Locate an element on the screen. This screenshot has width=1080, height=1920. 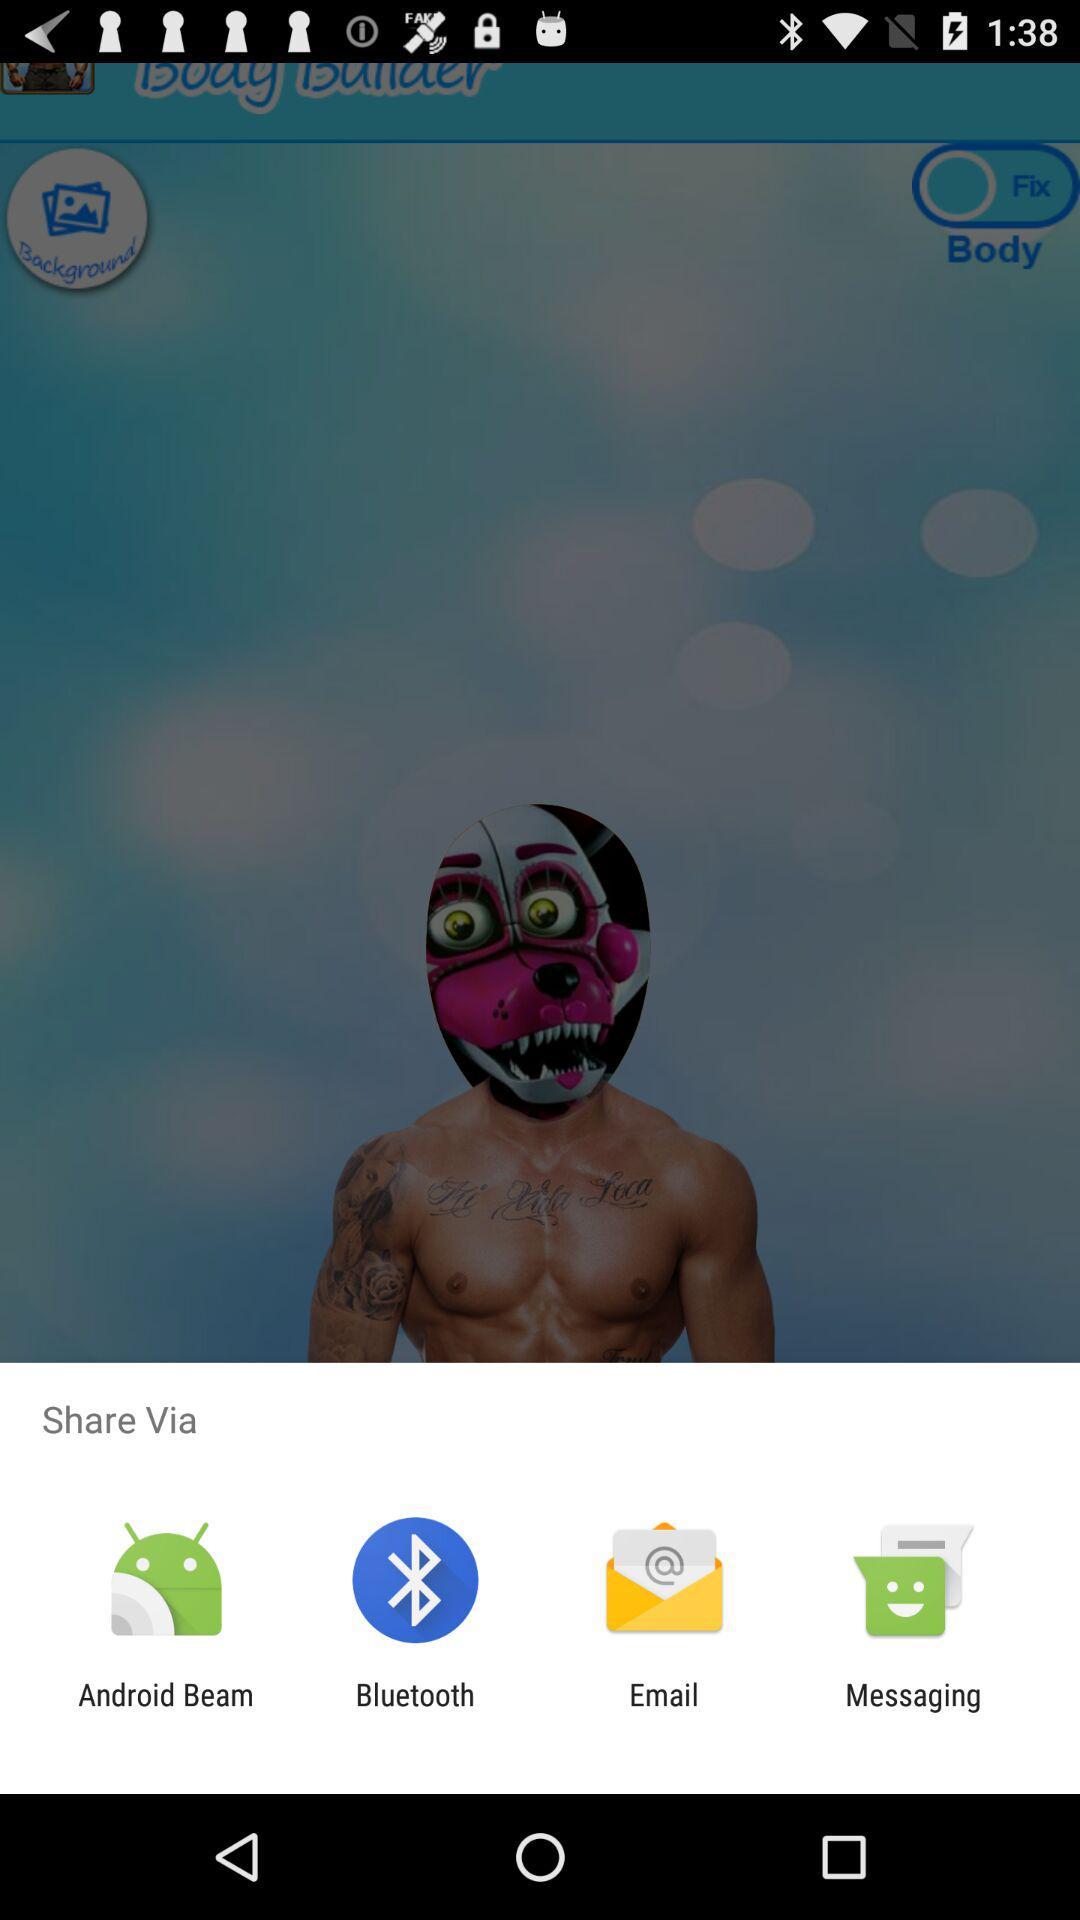
the icon to the left of the email icon is located at coordinates (414, 1711).